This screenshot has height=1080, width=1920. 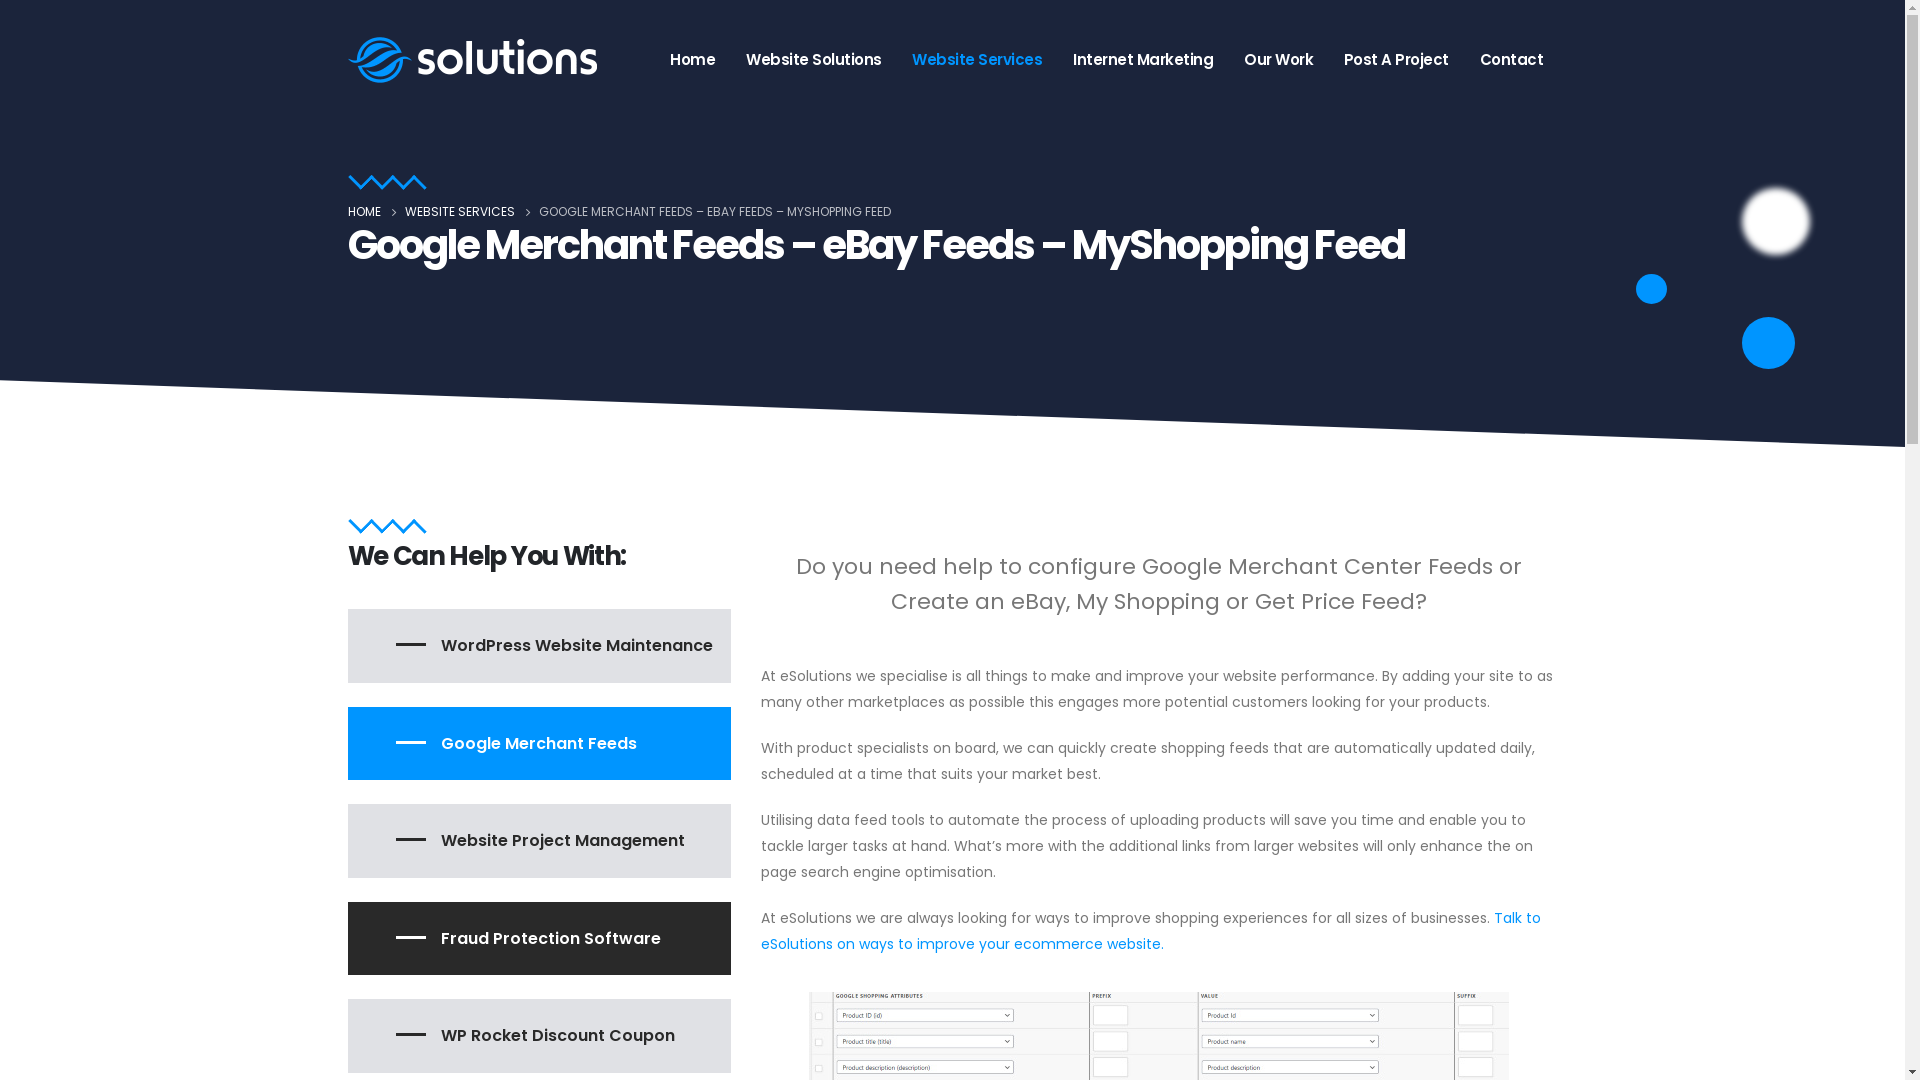 I want to click on 'HOME', so click(x=364, y=212).